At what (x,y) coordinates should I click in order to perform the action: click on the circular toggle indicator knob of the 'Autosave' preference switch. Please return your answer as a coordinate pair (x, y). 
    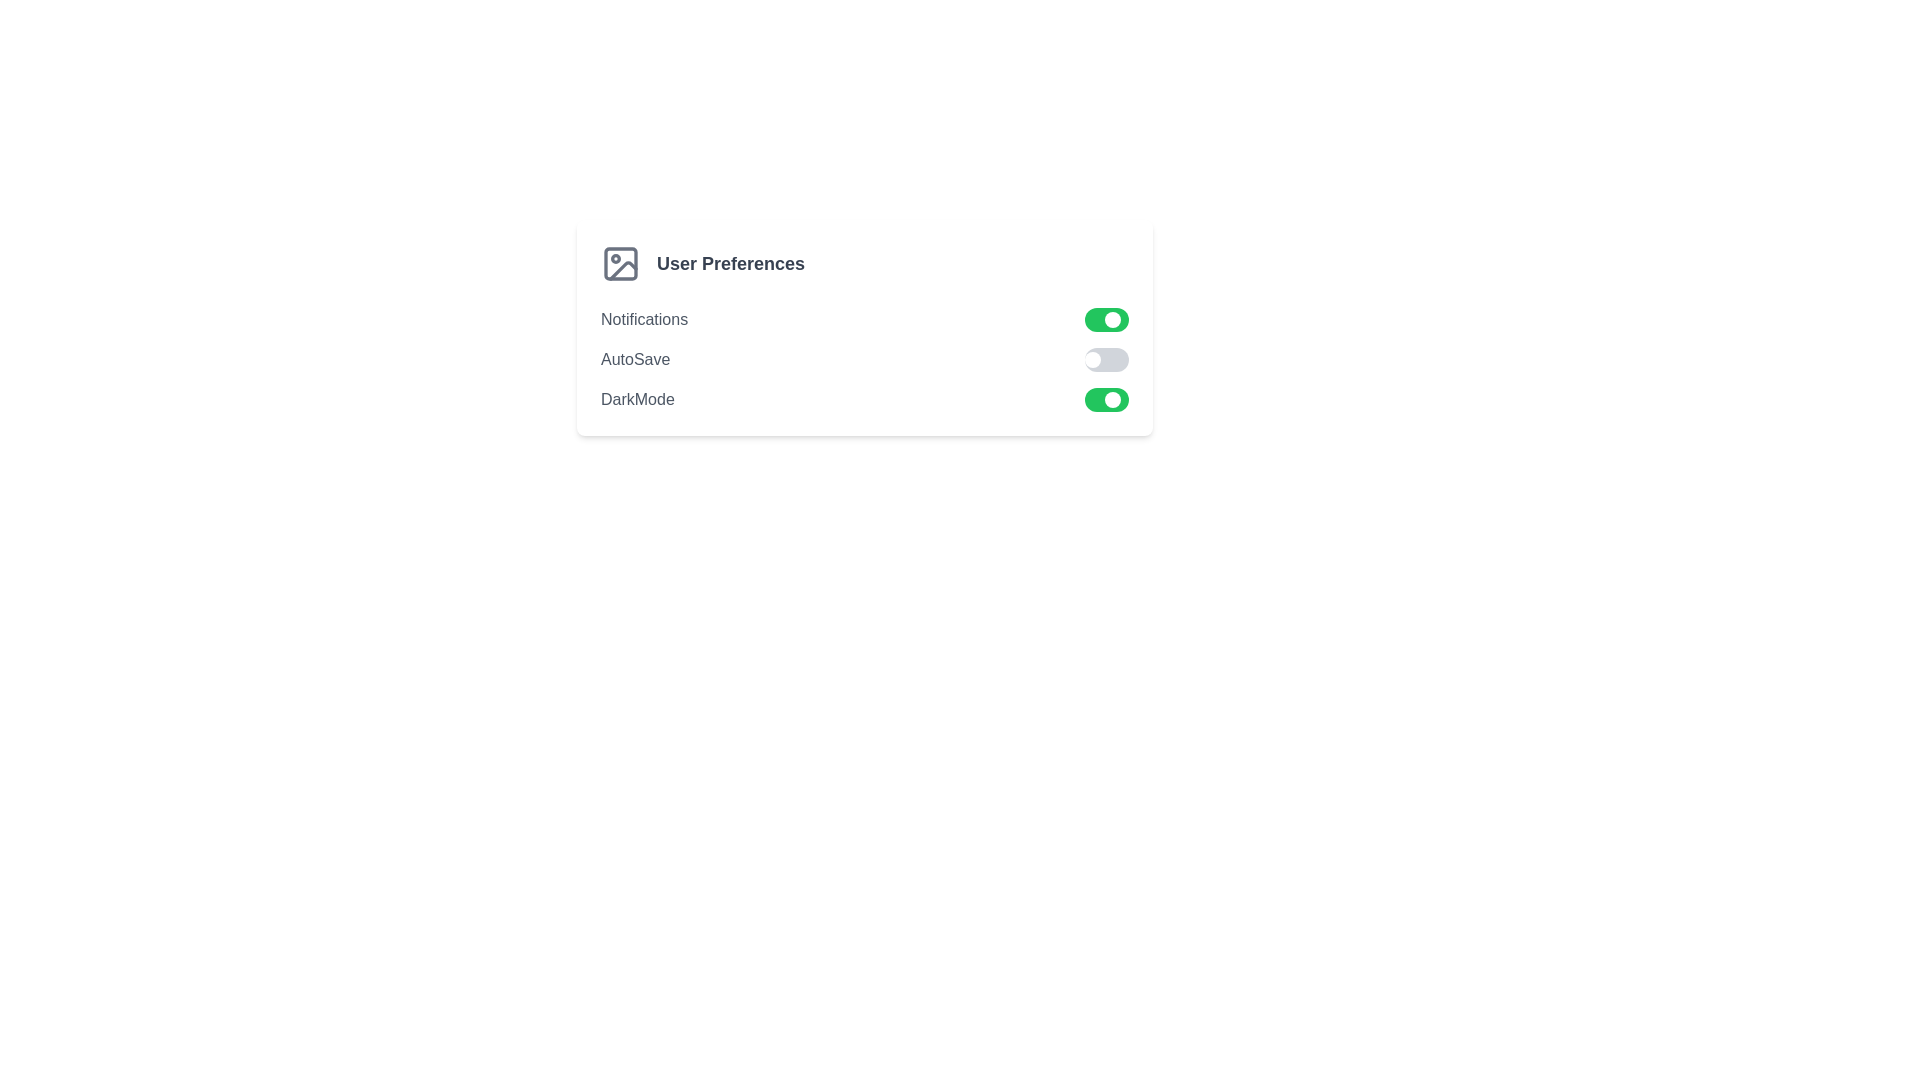
    Looking at the image, I should click on (1092, 358).